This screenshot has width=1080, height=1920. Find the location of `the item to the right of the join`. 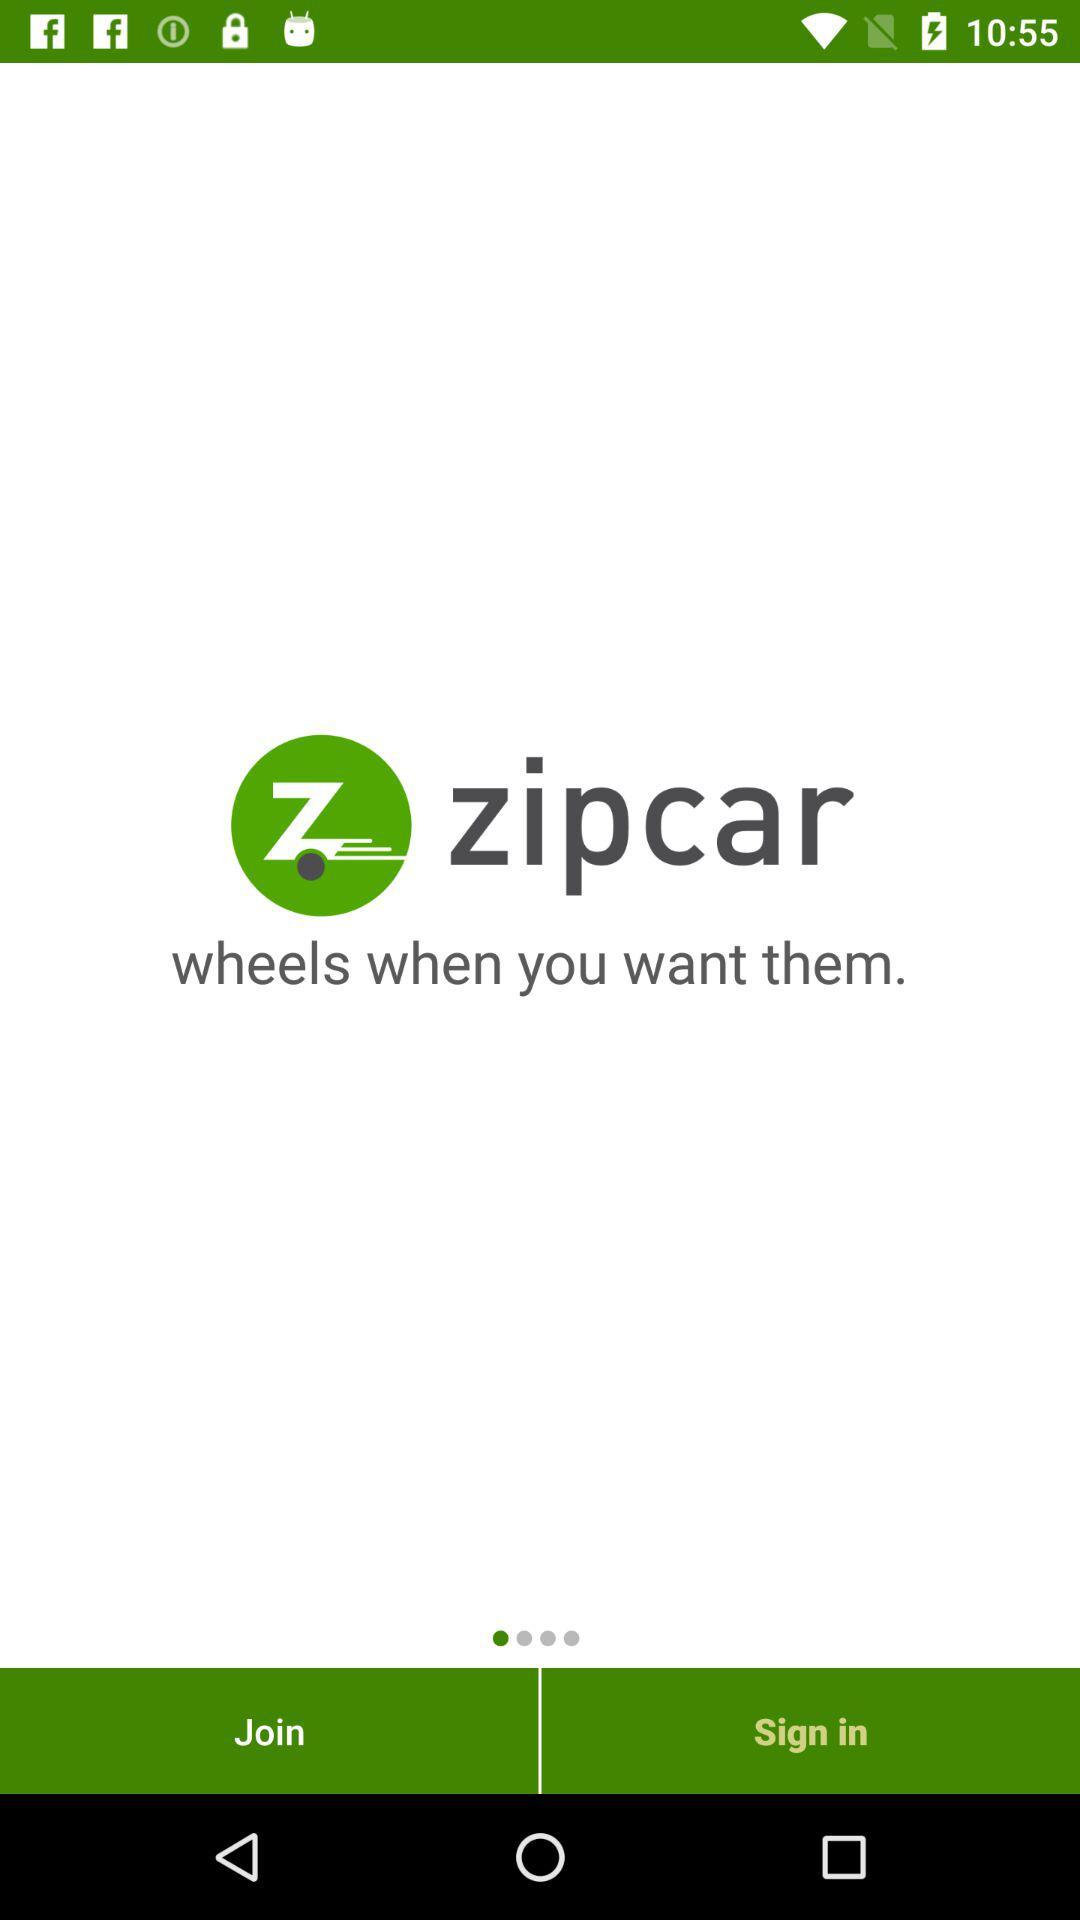

the item to the right of the join is located at coordinates (810, 1730).